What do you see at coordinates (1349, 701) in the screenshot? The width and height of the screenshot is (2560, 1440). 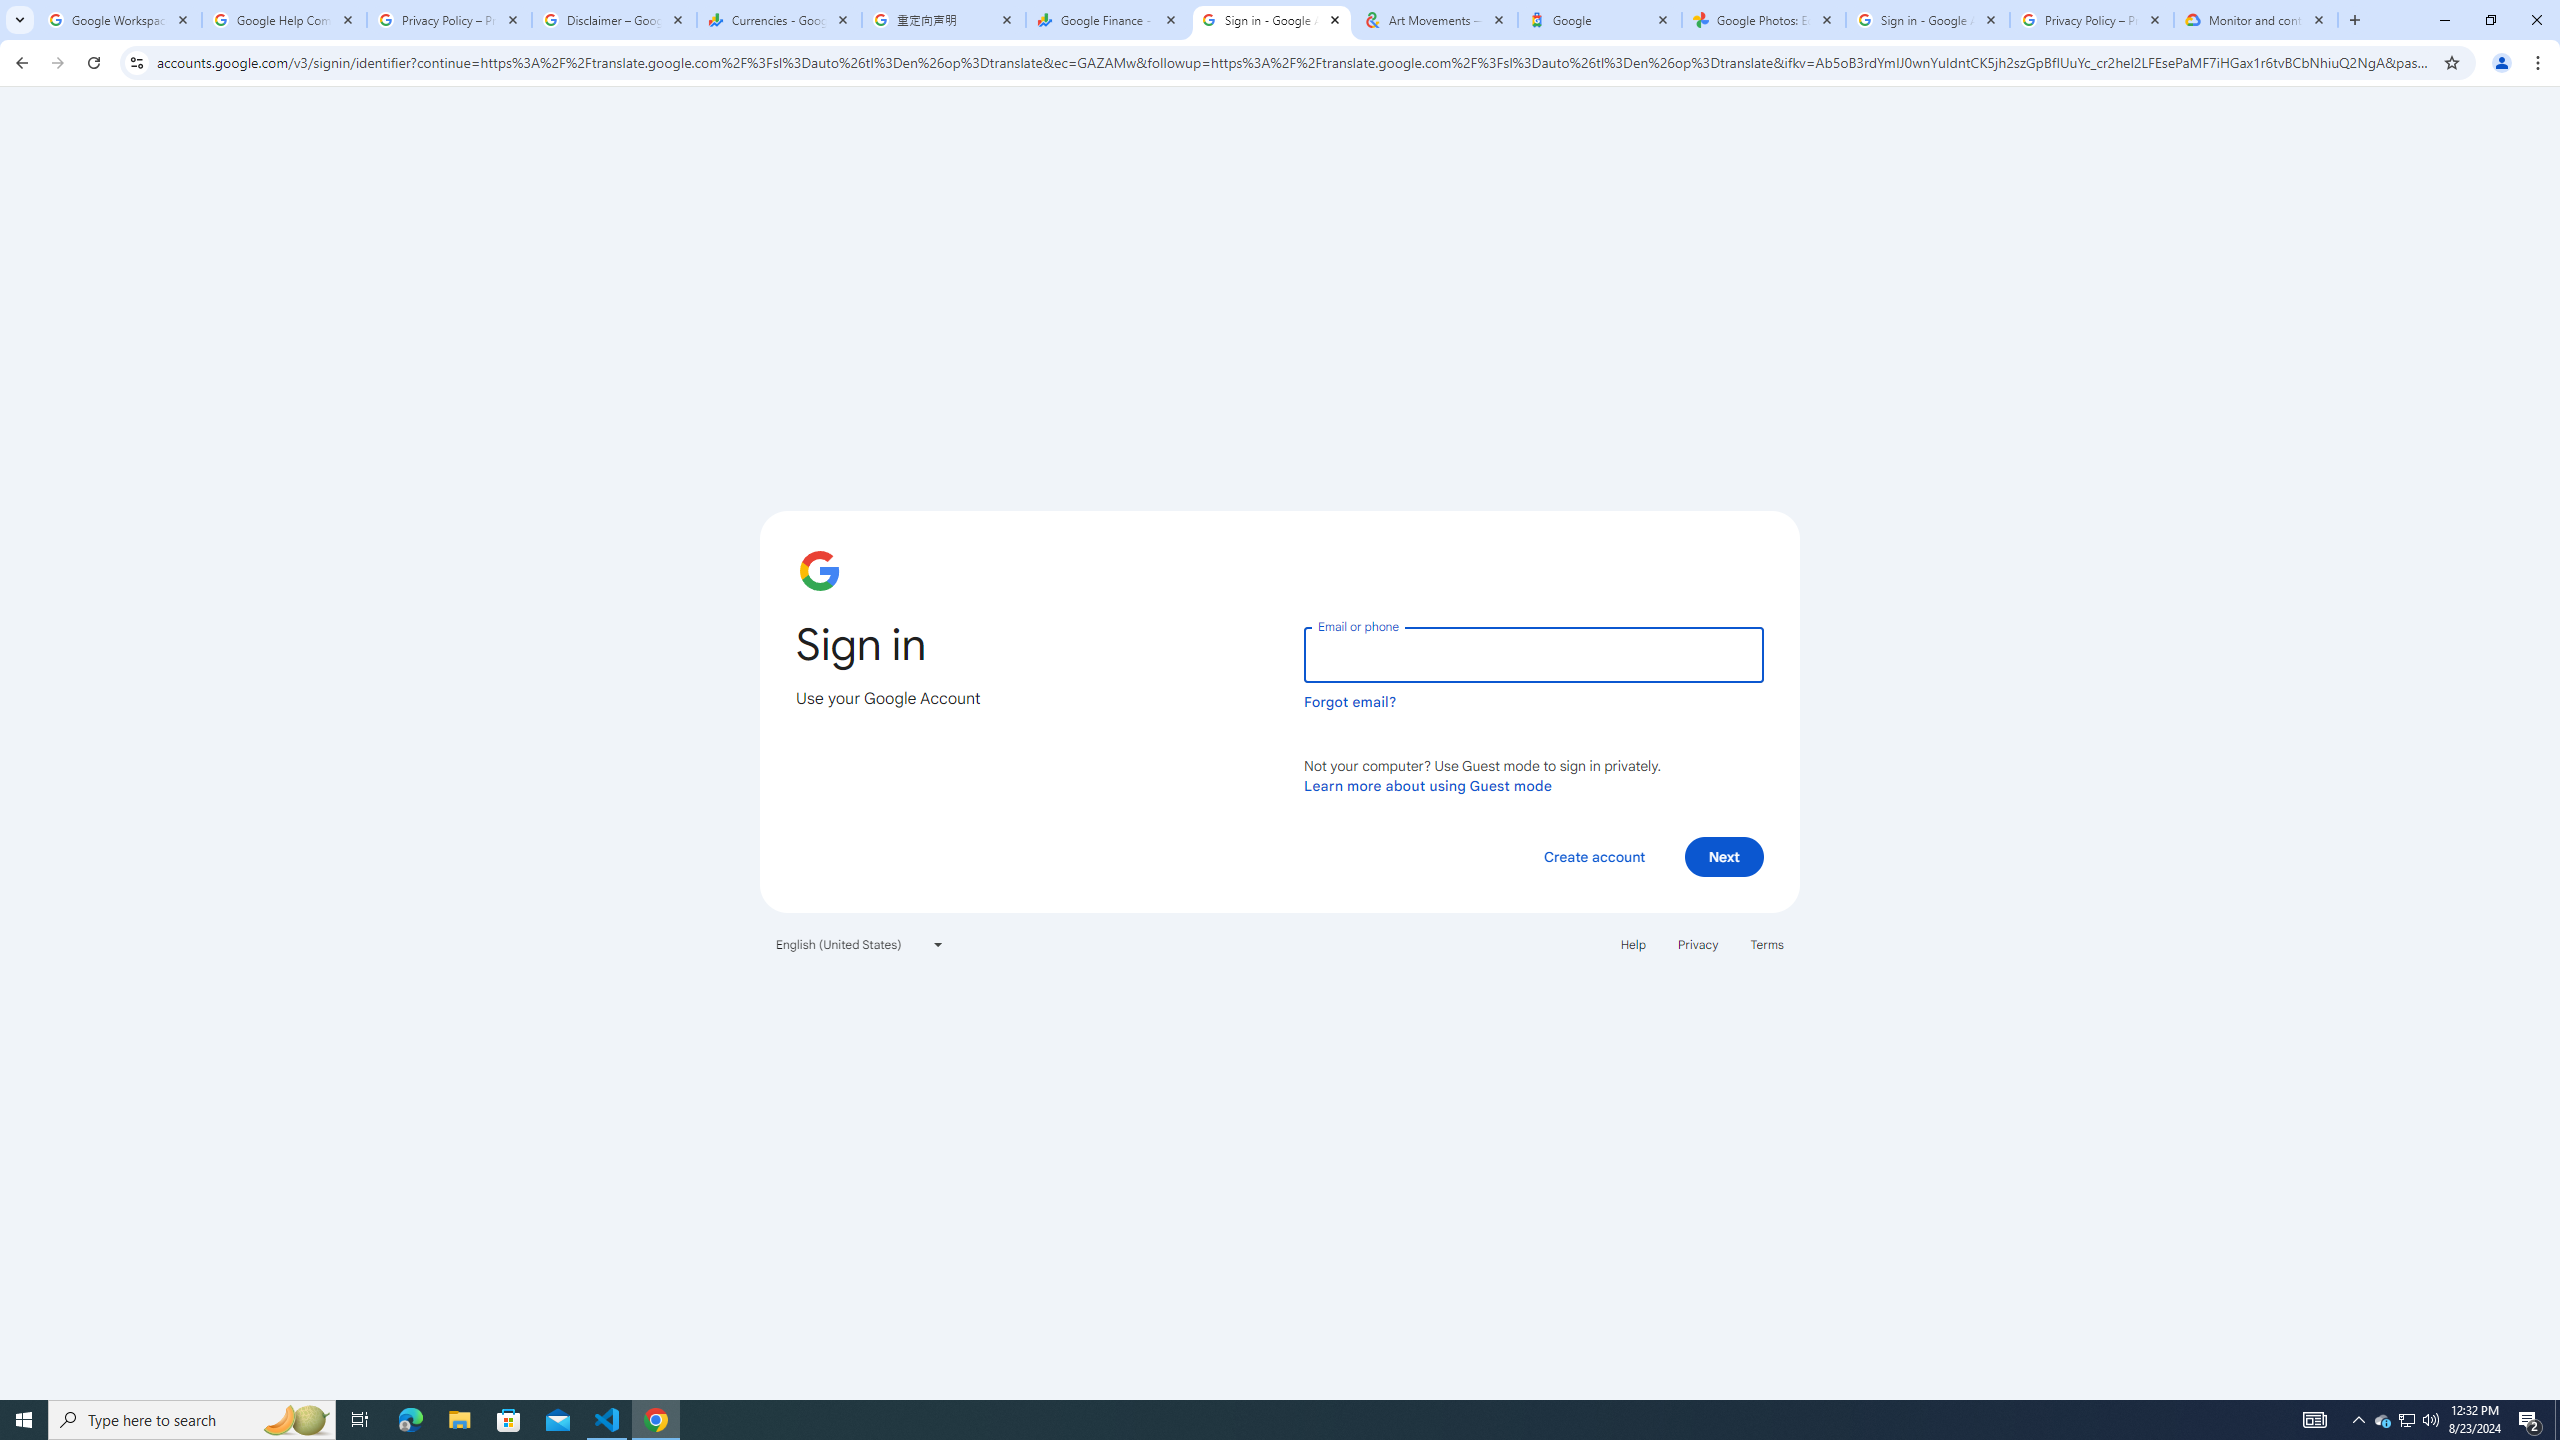 I see `'Forgot email?'` at bounding box center [1349, 701].